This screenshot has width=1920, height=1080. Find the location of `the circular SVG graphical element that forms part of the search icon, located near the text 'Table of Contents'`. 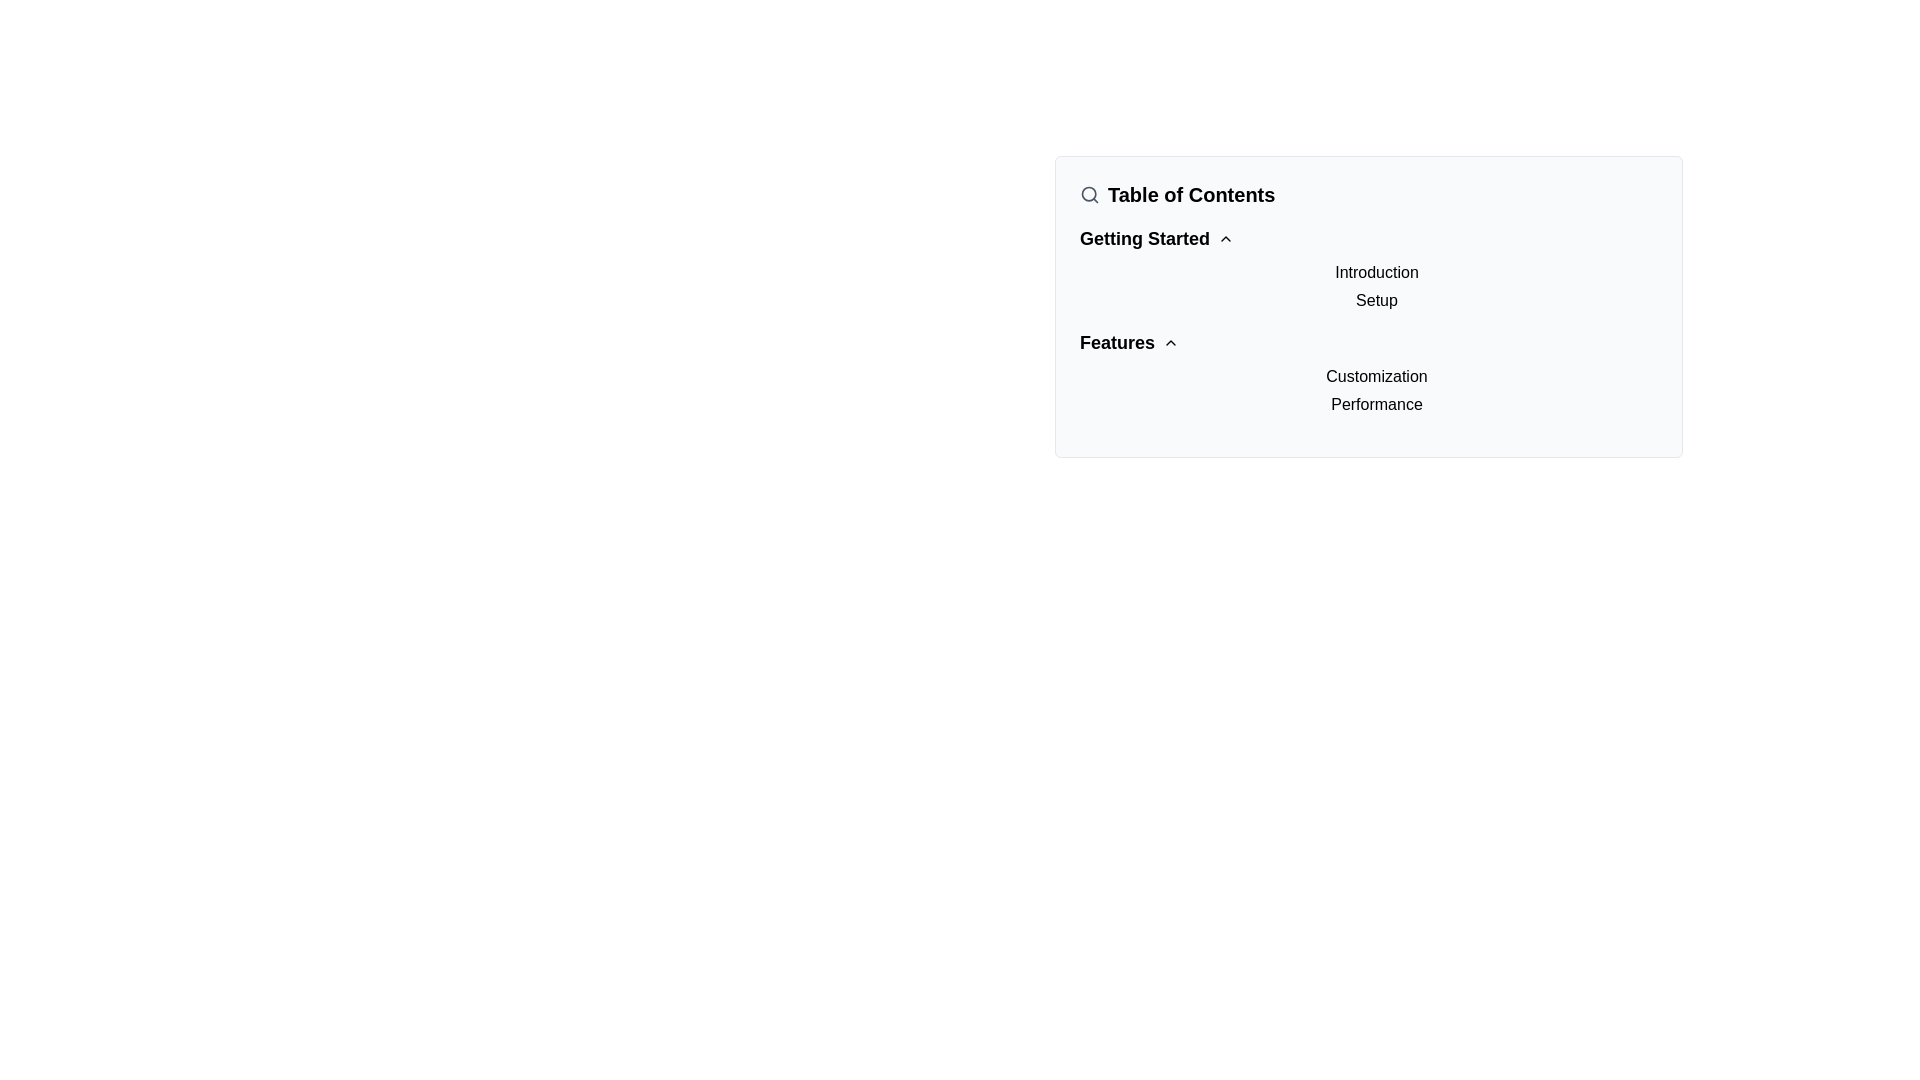

the circular SVG graphical element that forms part of the search icon, located near the text 'Table of Contents' is located at coordinates (1088, 194).